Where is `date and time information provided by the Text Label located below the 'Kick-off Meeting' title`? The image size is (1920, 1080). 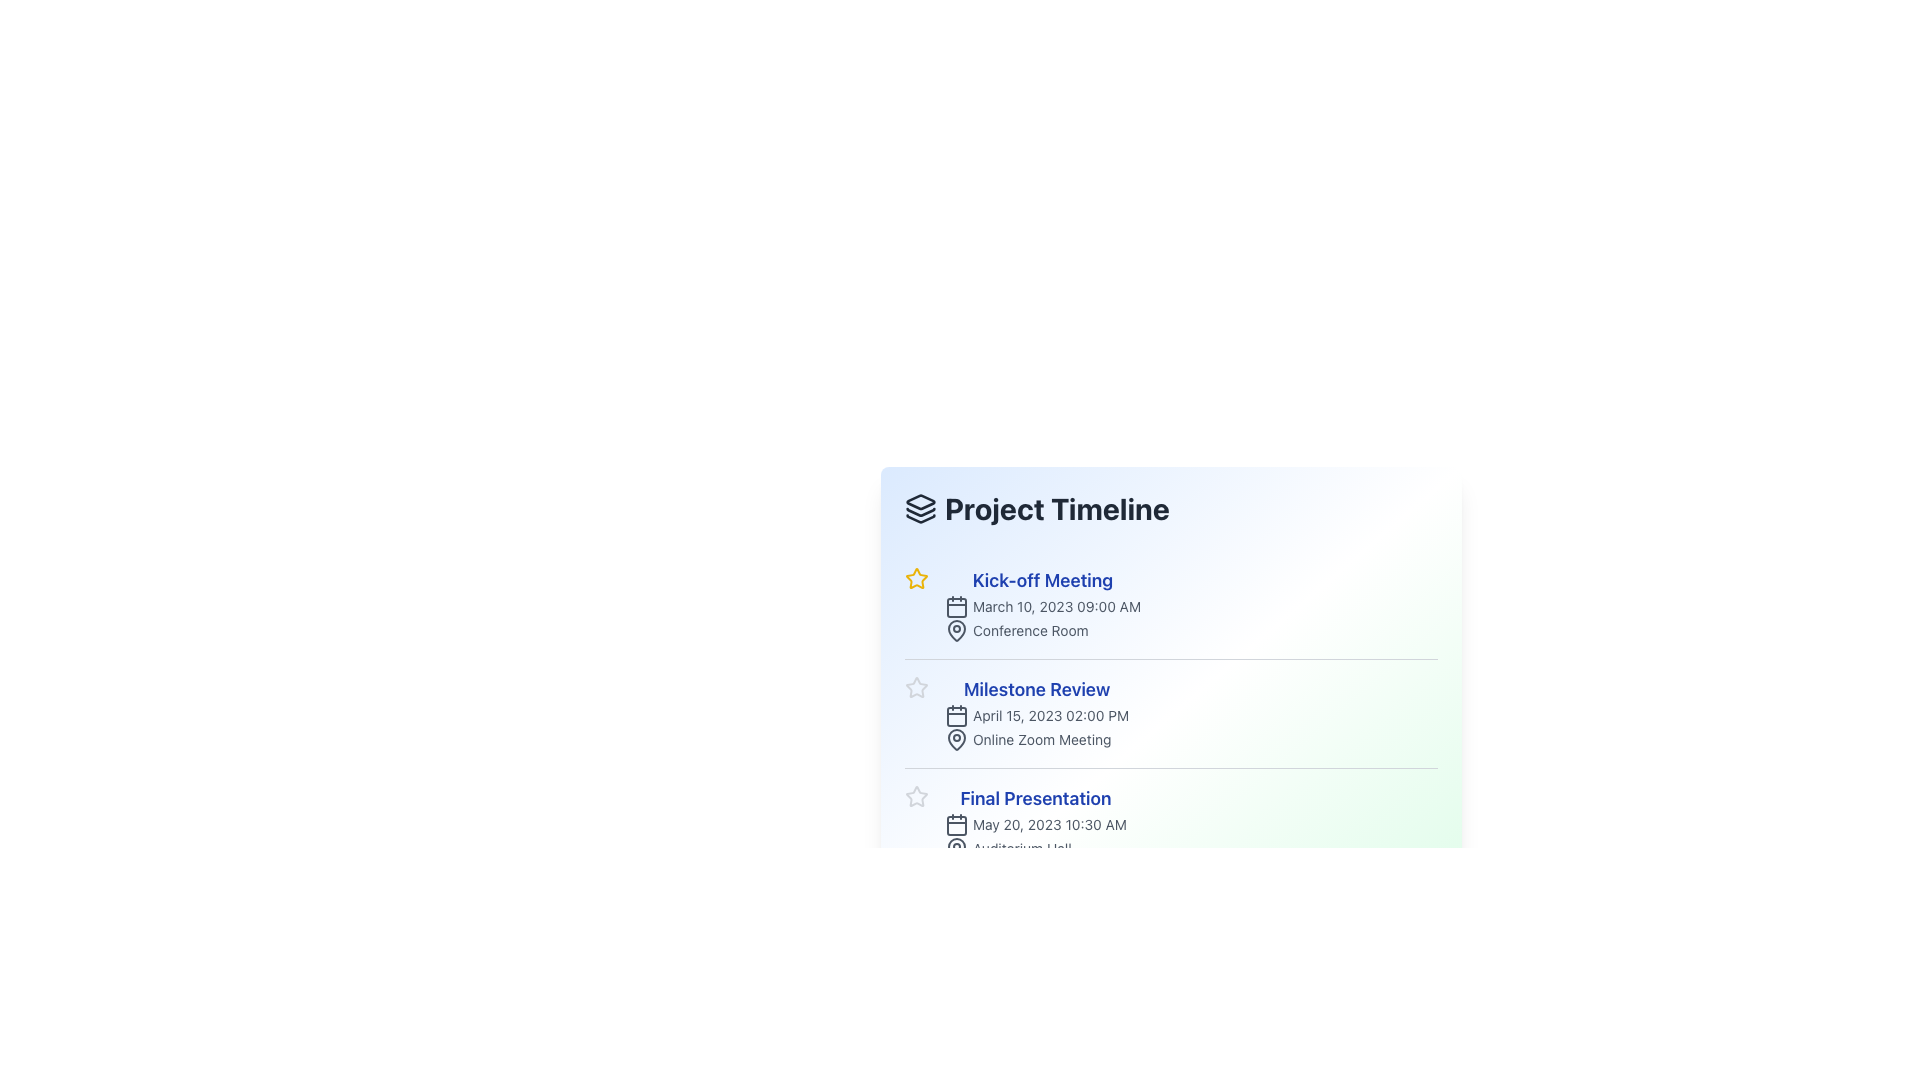
date and time information provided by the Text Label located below the 'Kick-off Meeting' title is located at coordinates (1041, 605).